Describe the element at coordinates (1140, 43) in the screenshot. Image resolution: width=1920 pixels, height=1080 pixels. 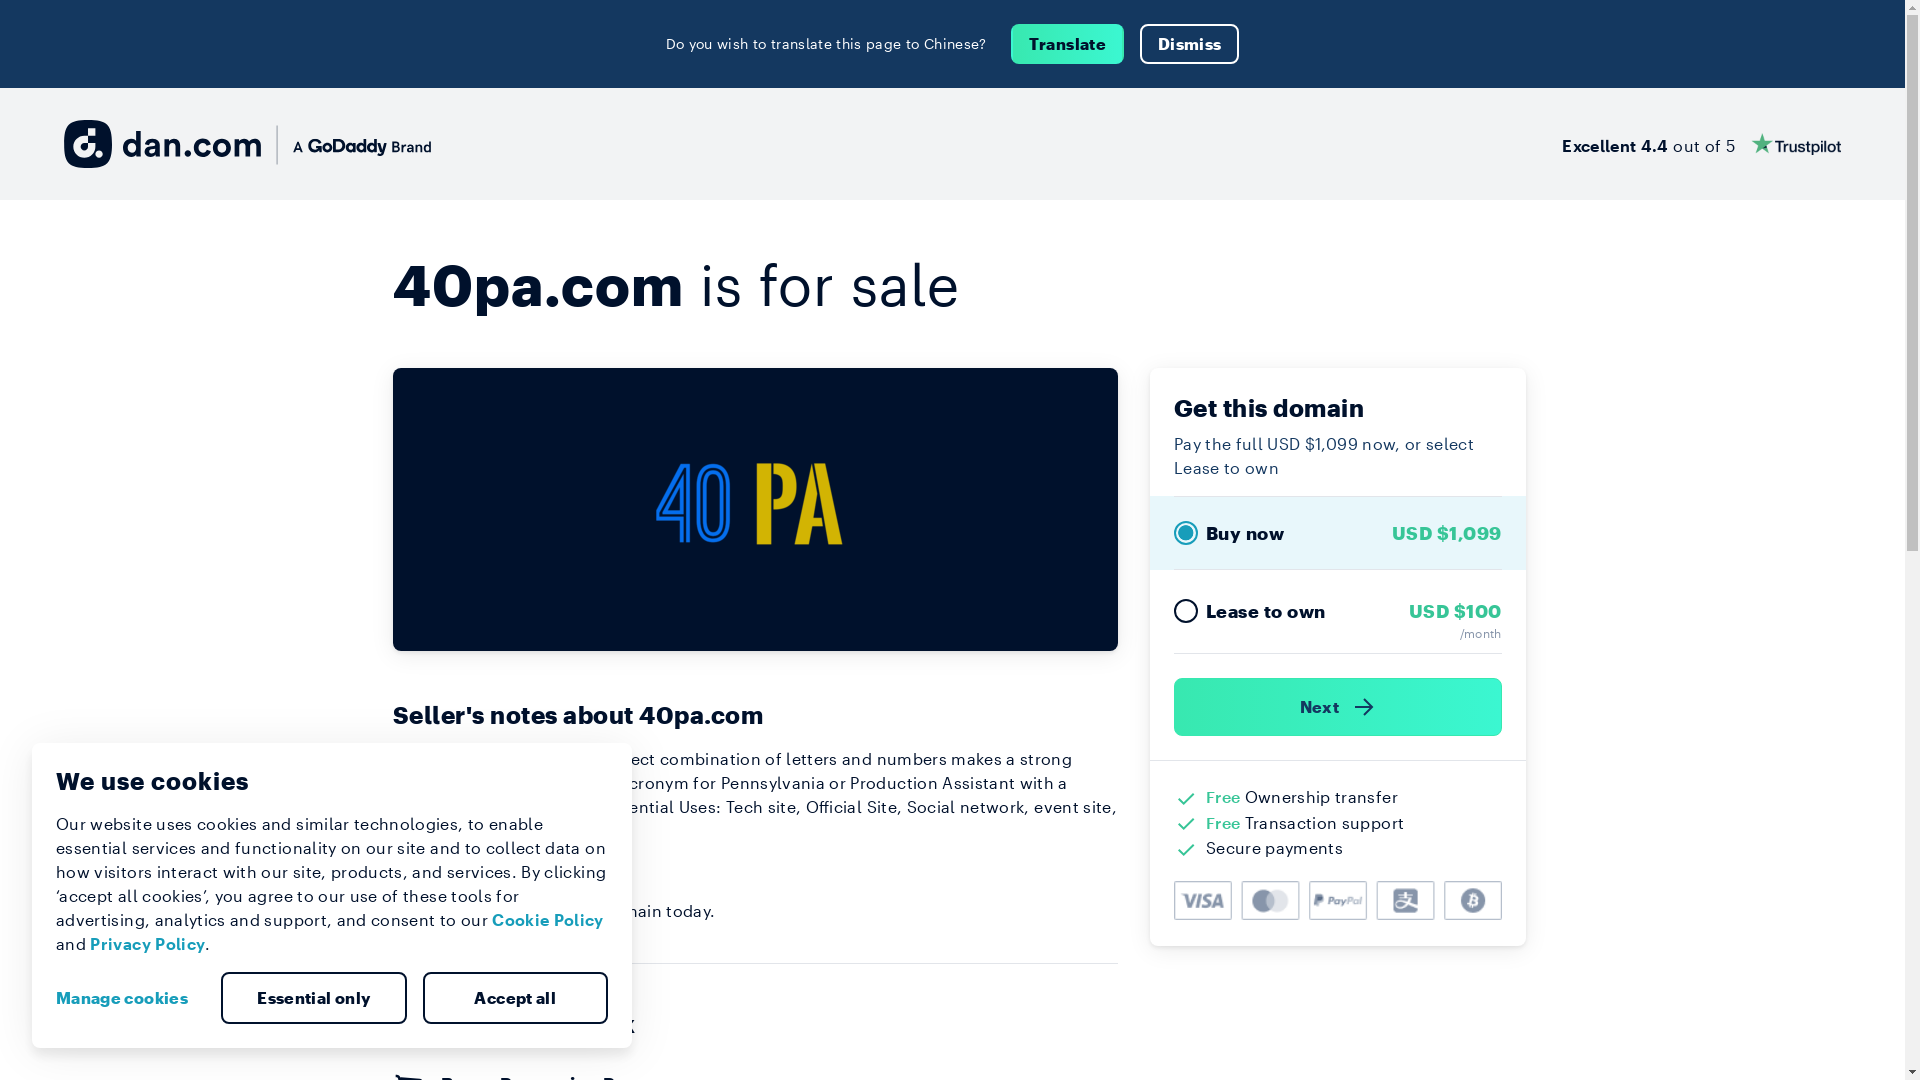
I see `'Dismiss'` at that location.